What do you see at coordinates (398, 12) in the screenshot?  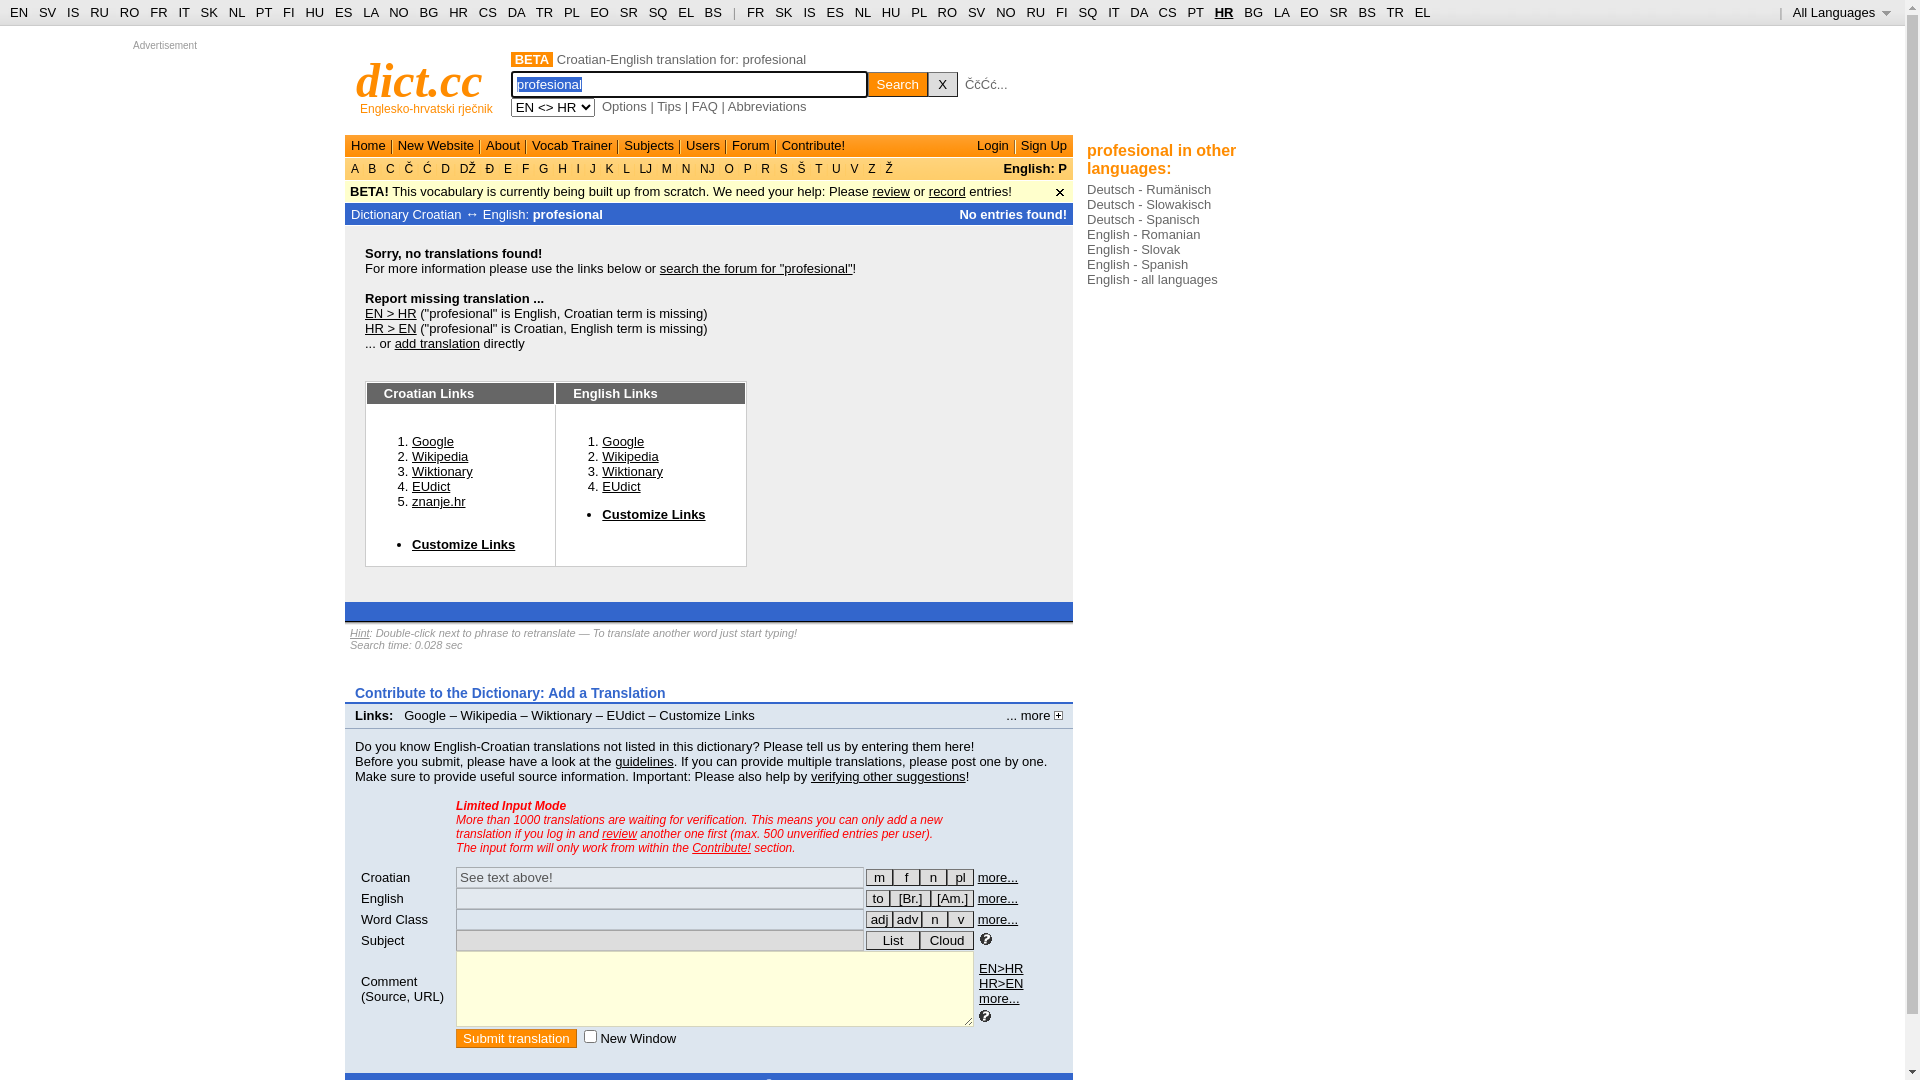 I see `'NO'` at bounding box center [398, 12].